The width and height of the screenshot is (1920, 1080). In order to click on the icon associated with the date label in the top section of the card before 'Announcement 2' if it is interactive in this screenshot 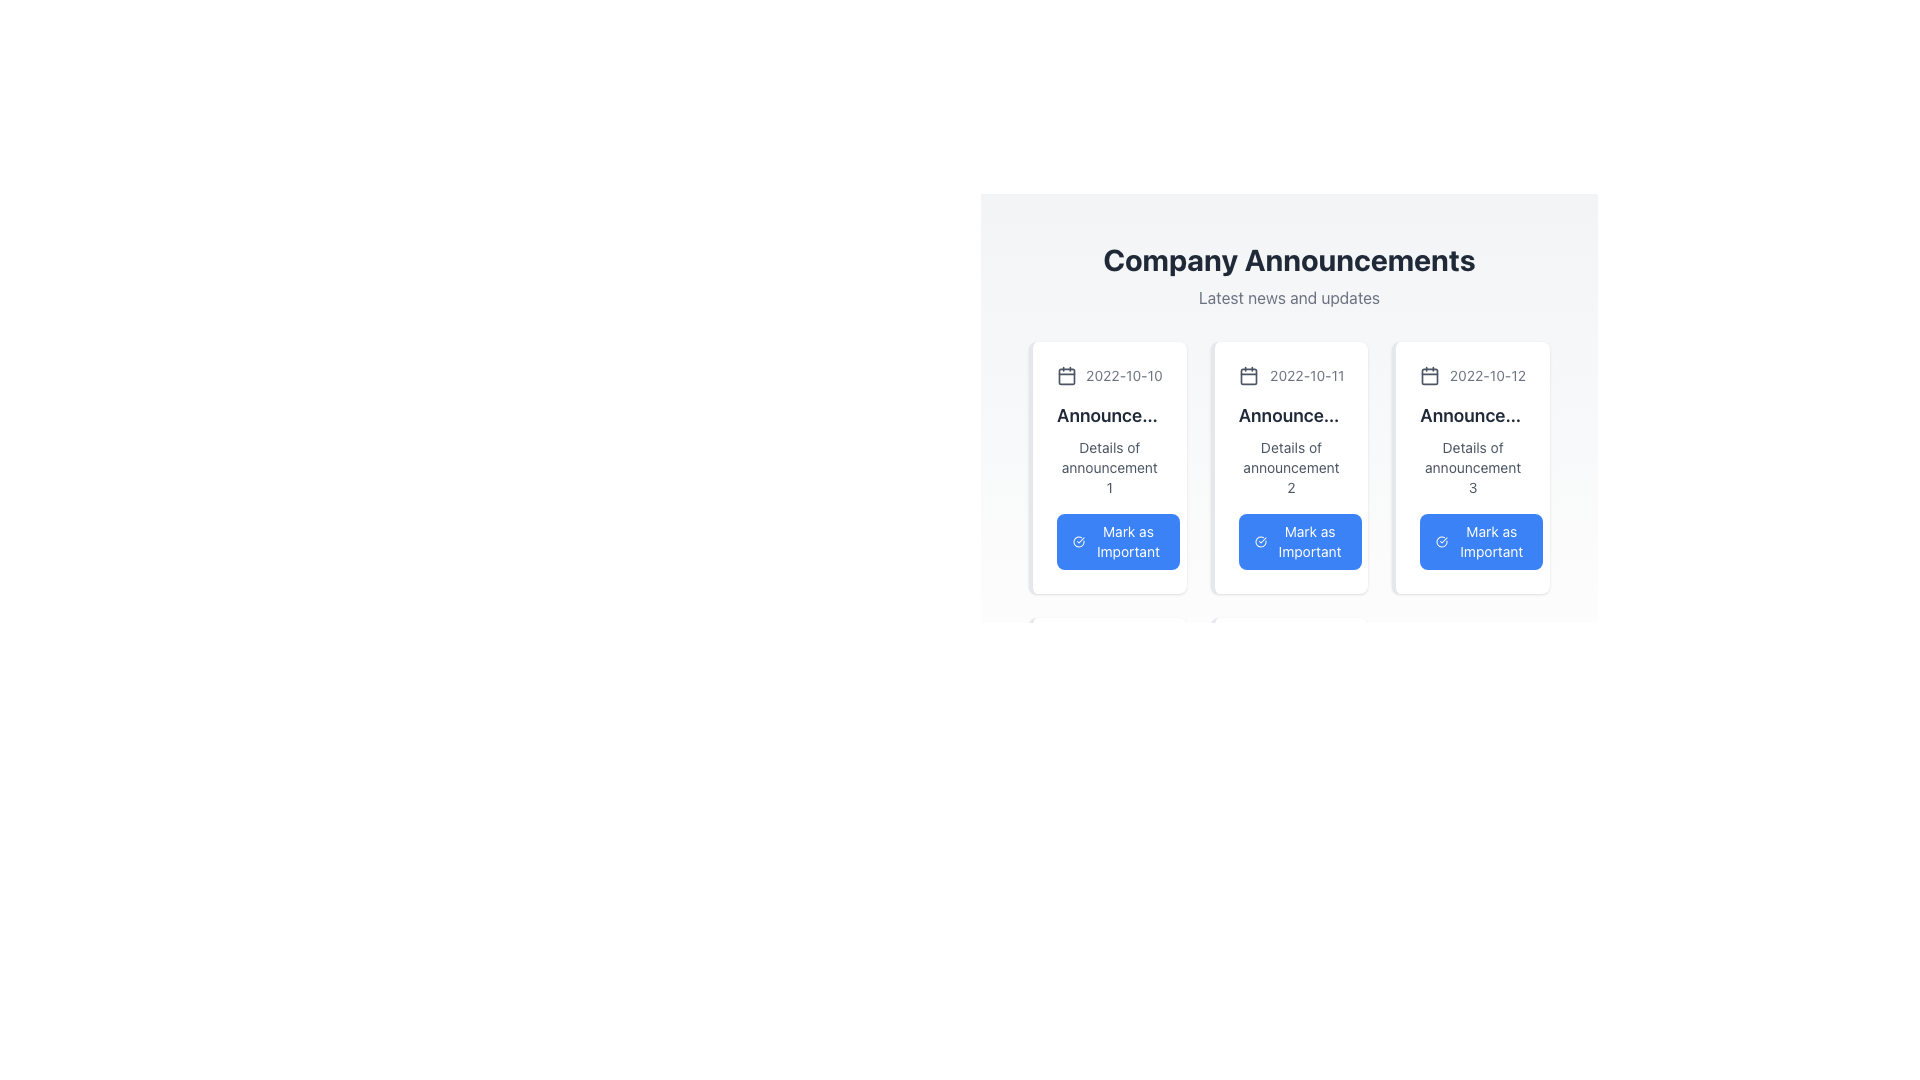, I will do `click(1291, 375)`.